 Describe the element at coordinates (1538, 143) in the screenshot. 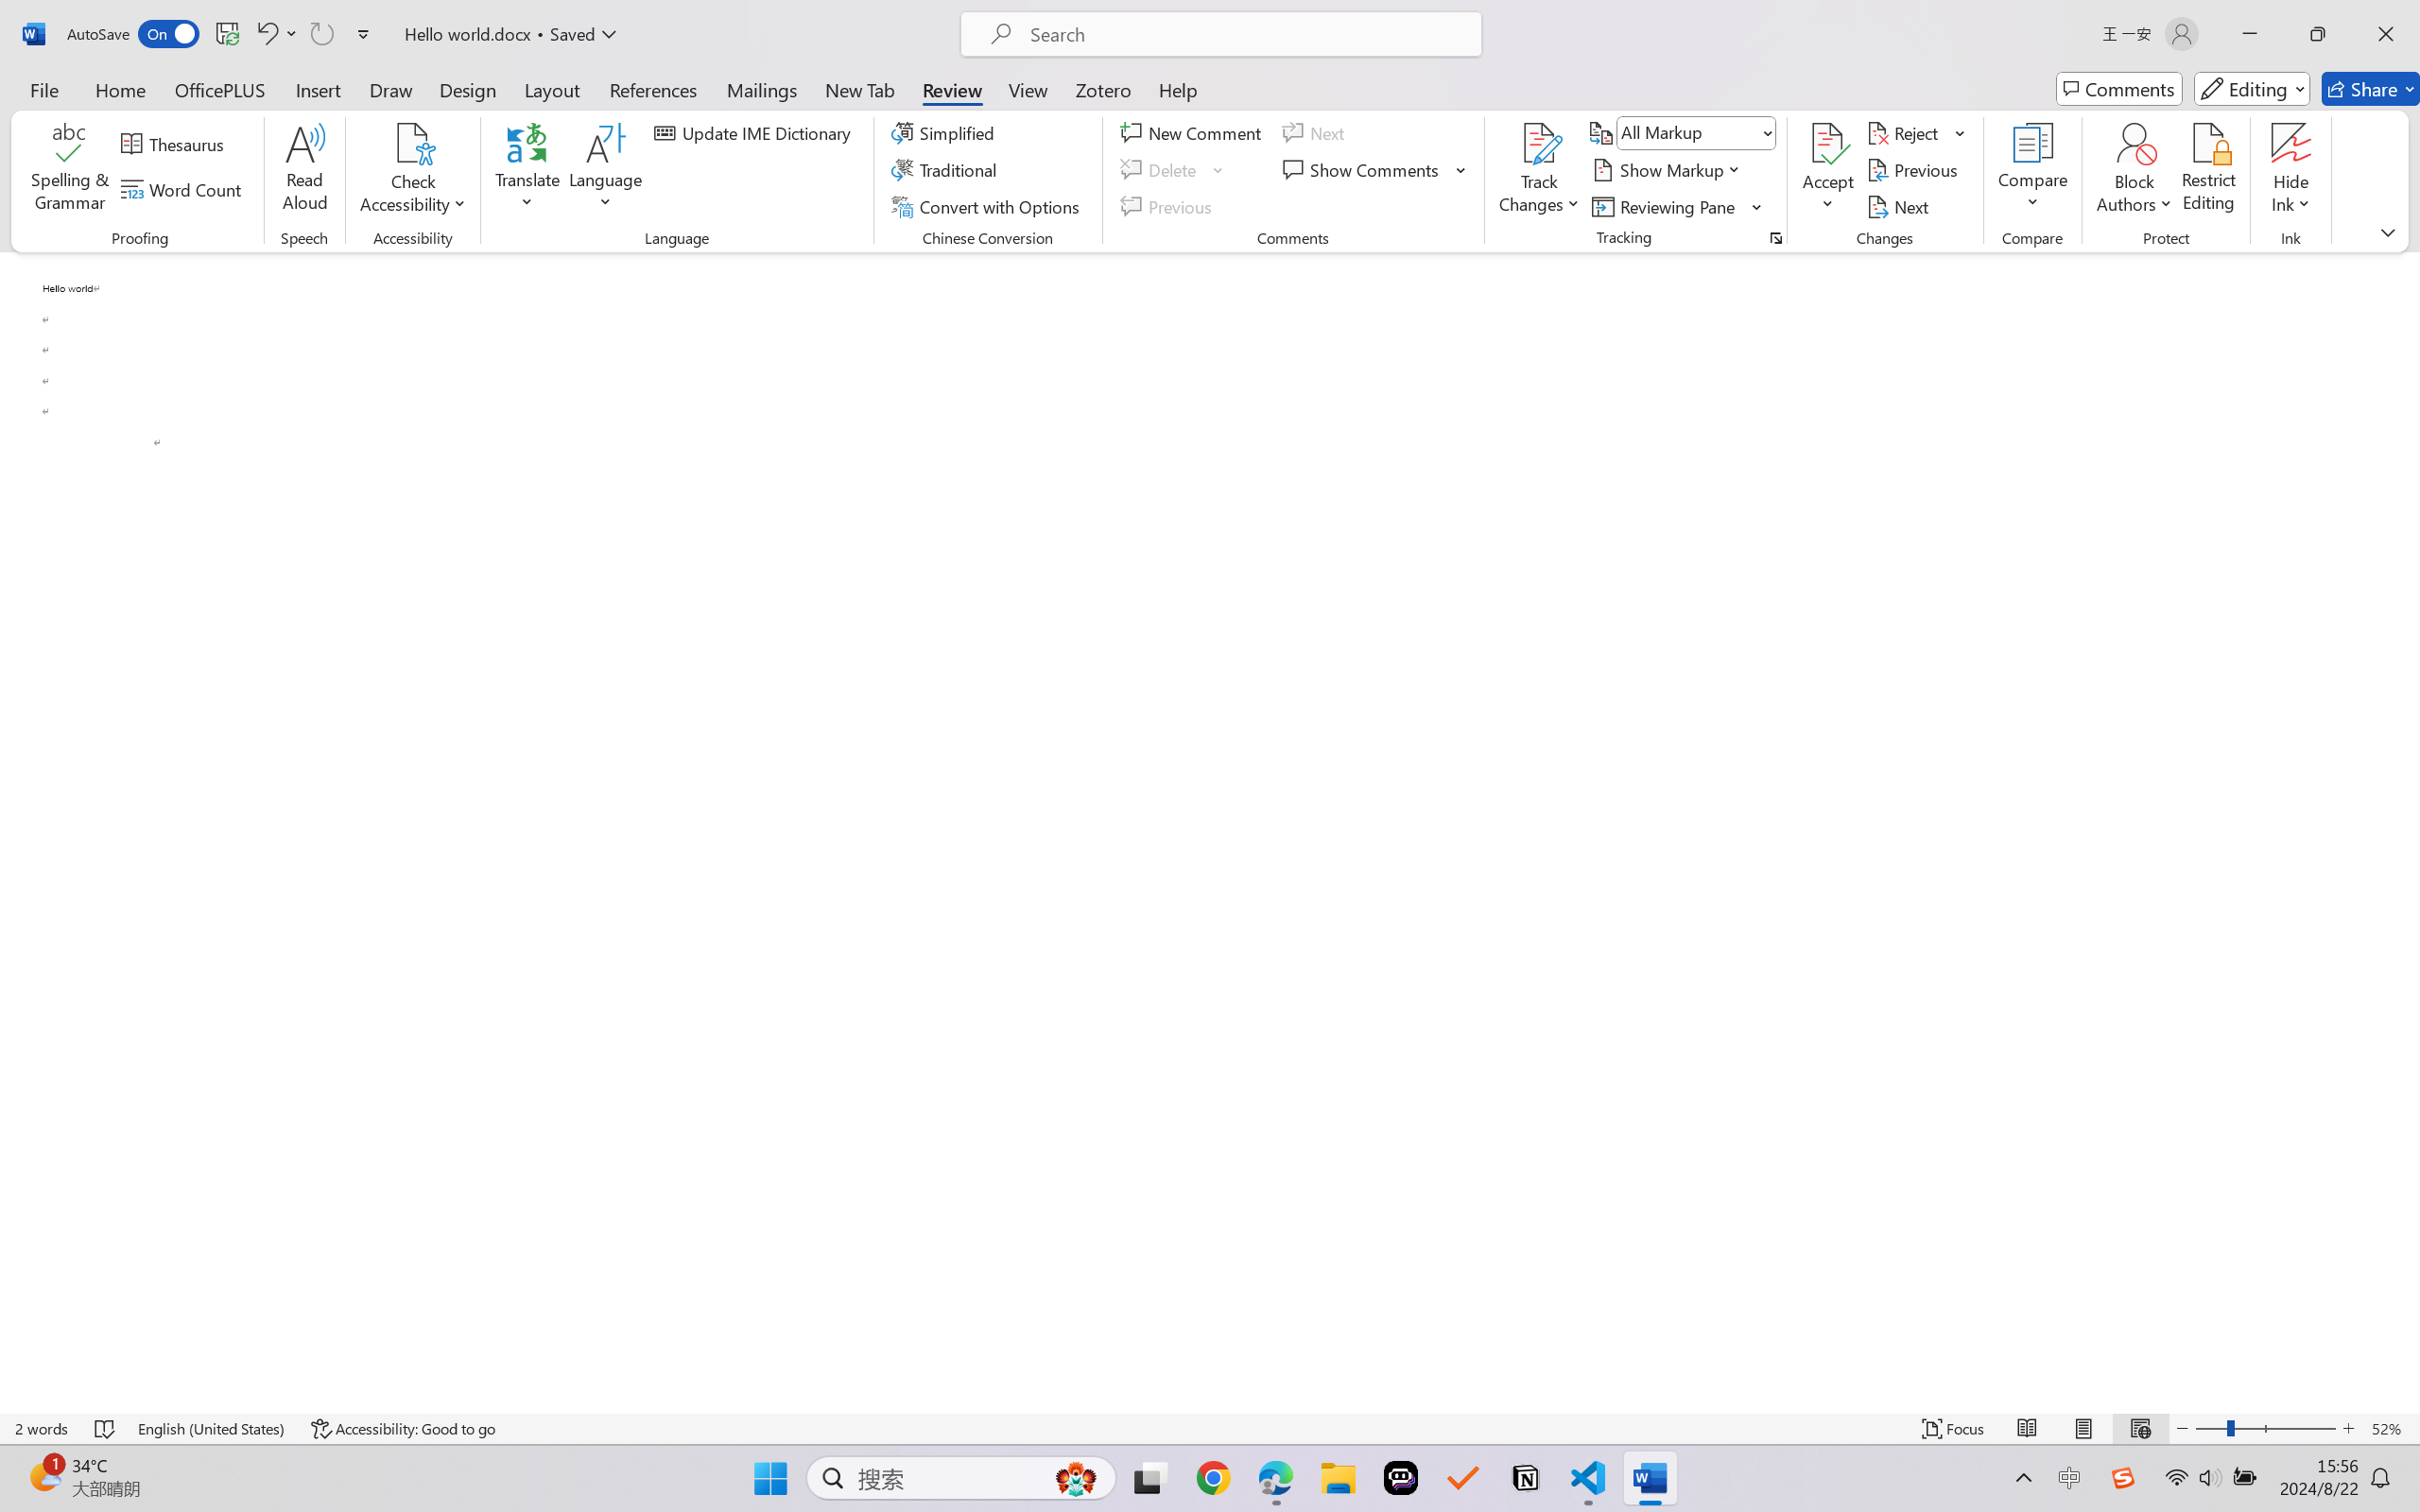

I see `'Track Changes'` at that location.